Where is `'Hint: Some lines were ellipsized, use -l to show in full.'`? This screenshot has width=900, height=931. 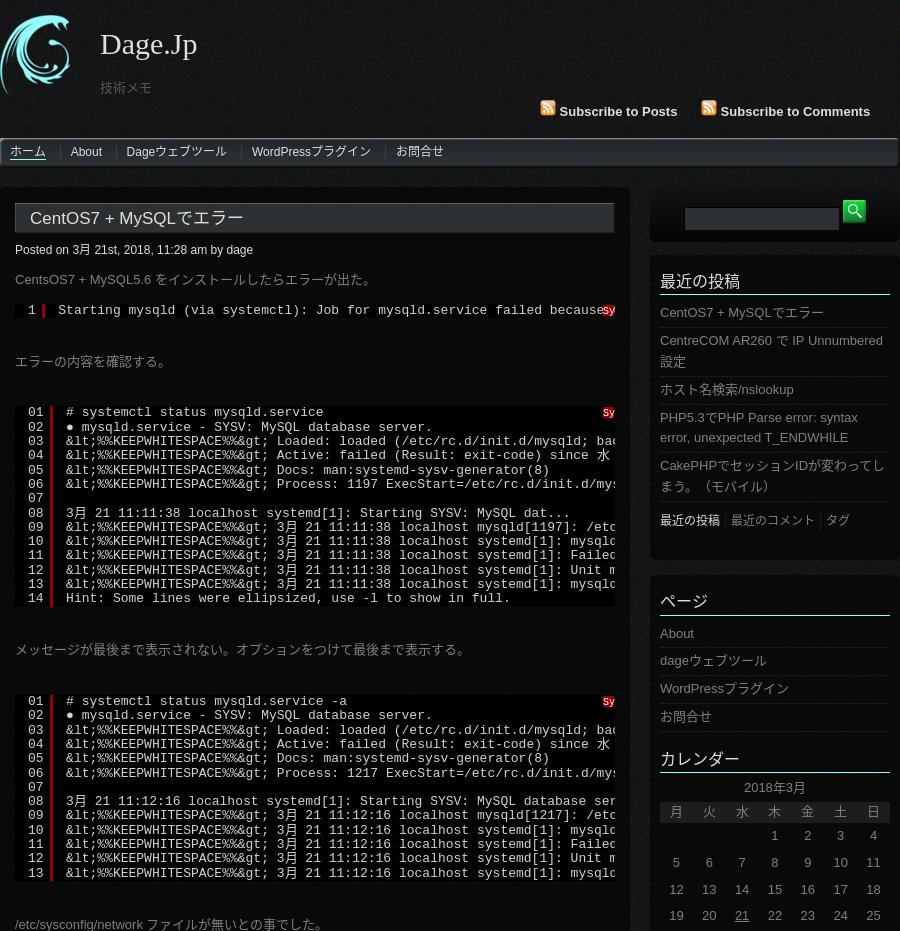 'Hint: Some lines were ellipsized, use -l to show in full.' is located at coordinates (287, 597).